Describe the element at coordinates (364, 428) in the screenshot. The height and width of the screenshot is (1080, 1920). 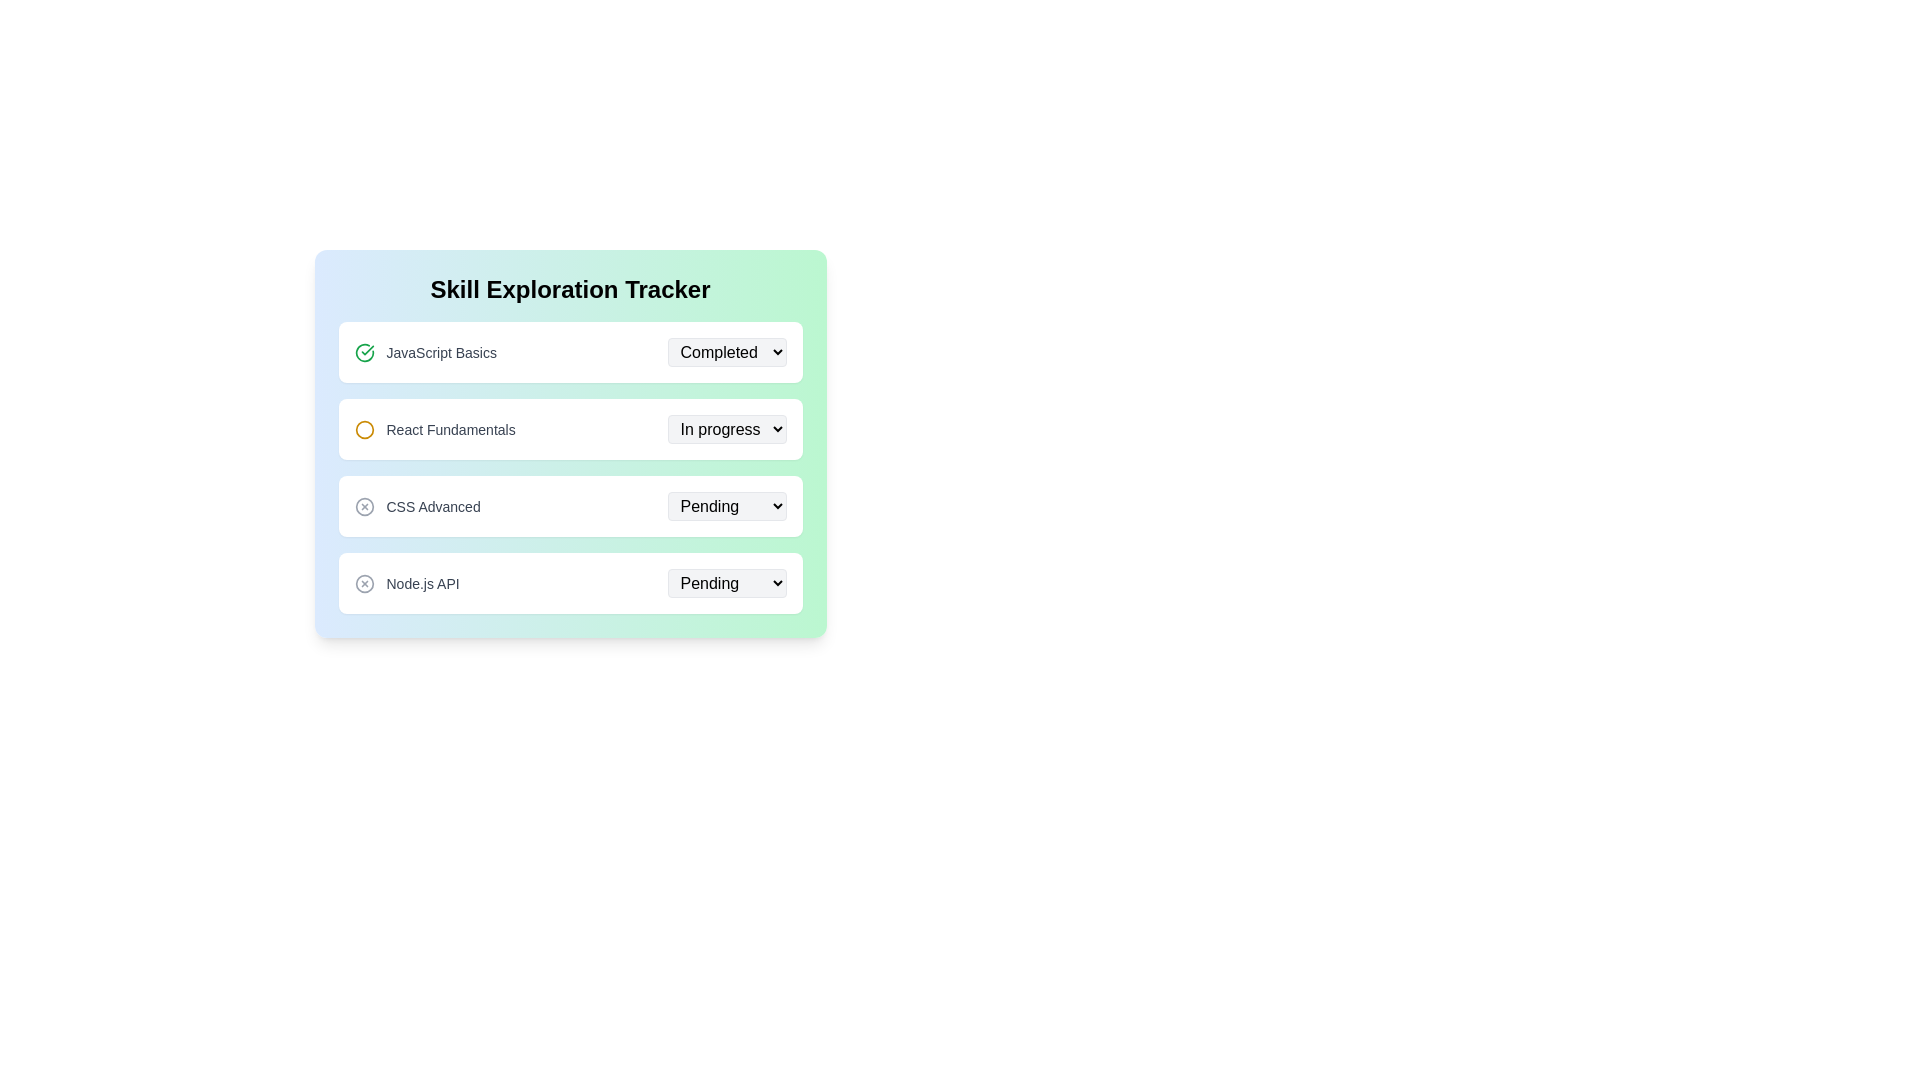
I see `the status or progress indicator icon located to the left of the 'React Fundamentals' text in the second row of items` at that location.